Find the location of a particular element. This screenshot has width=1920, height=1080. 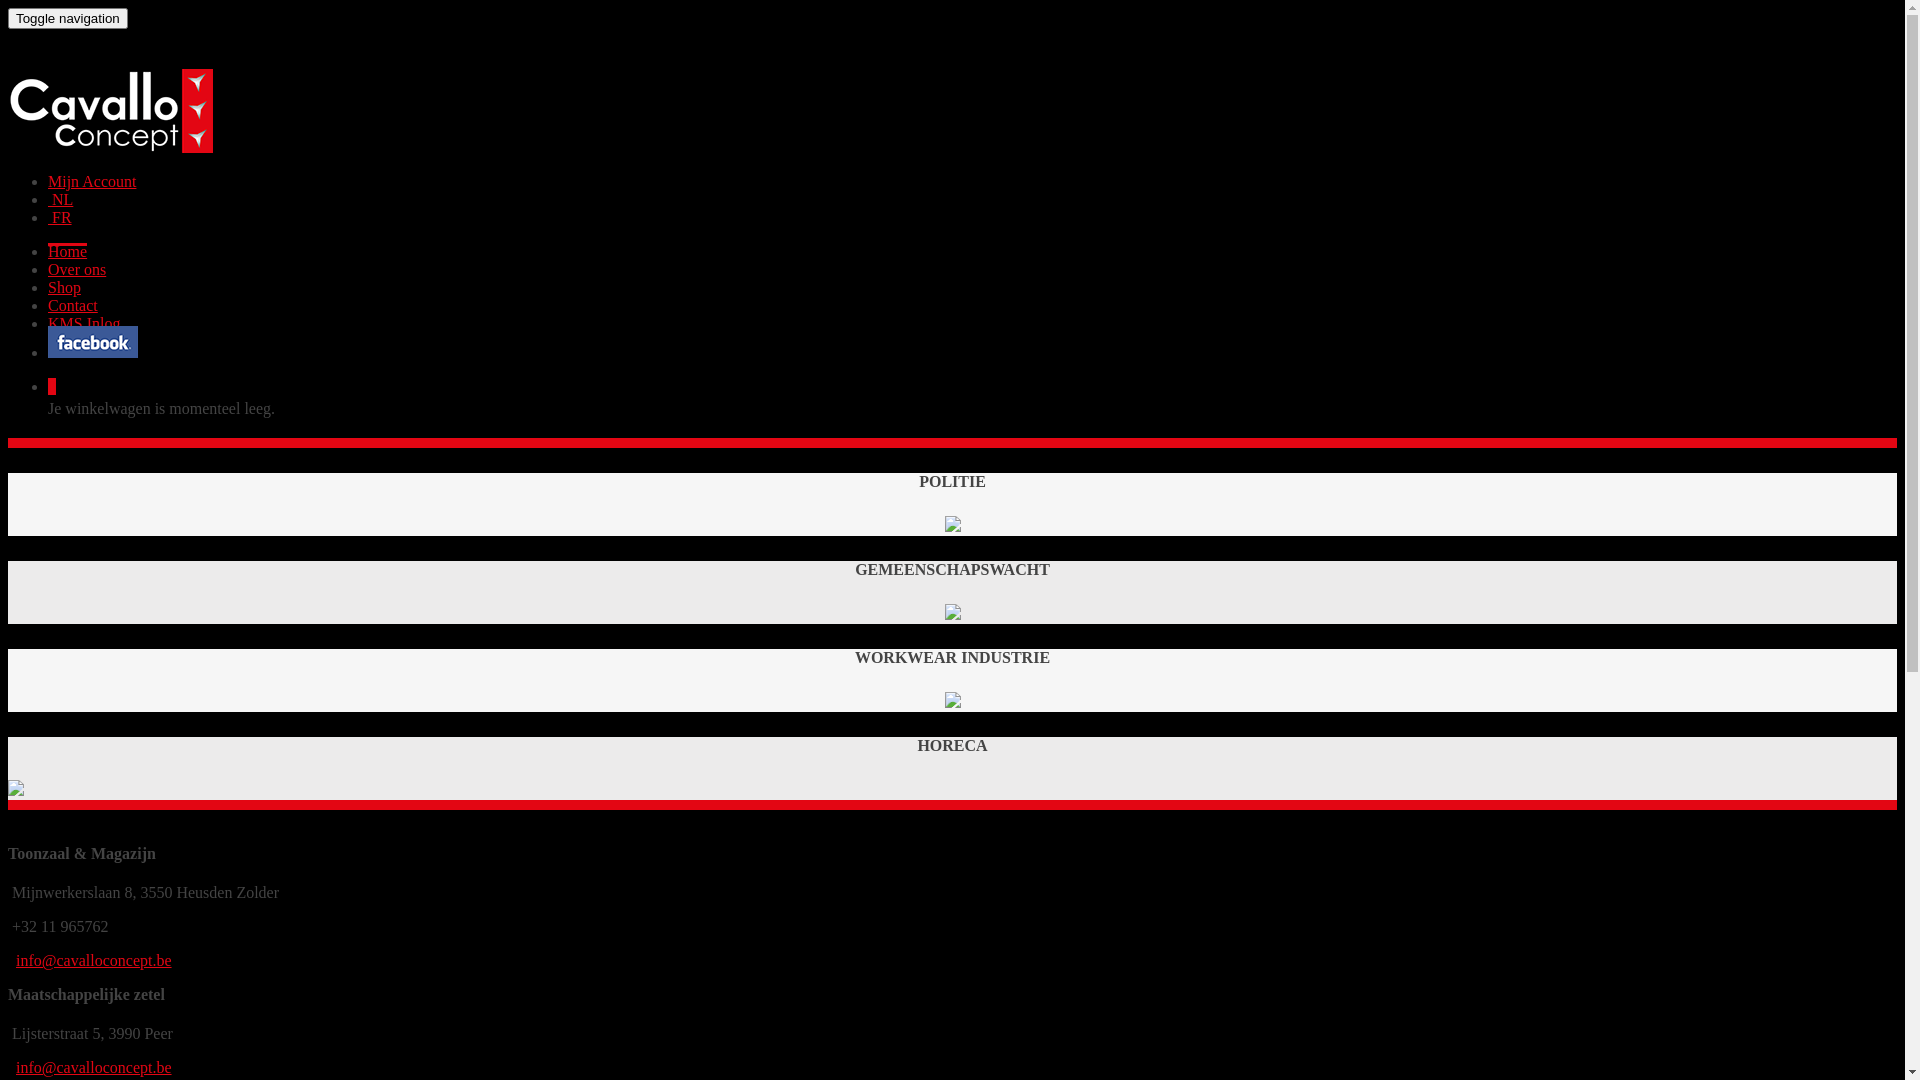

'Cavallo Concept' is located at coordinates (109, 146).